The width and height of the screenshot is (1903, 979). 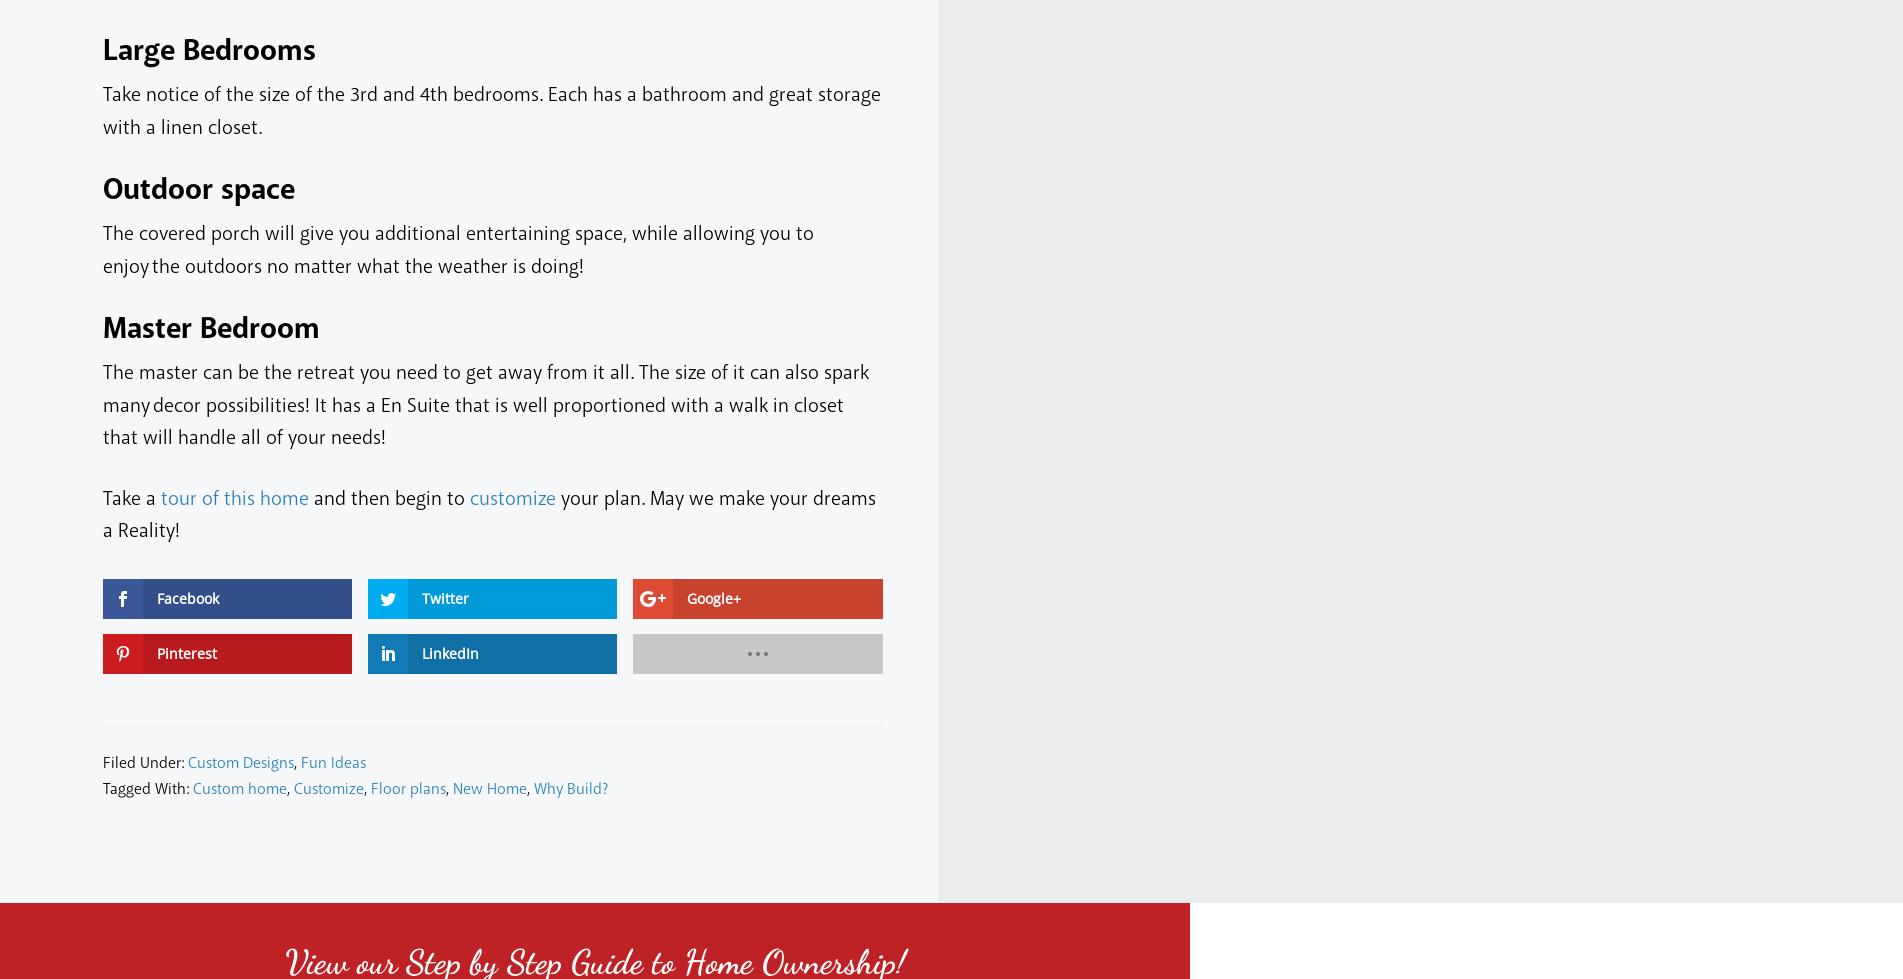 What do you see at coordinates (102, 329) in the screenshot?
I see `'Master Bedroom'` at bounding box center [102, 329].